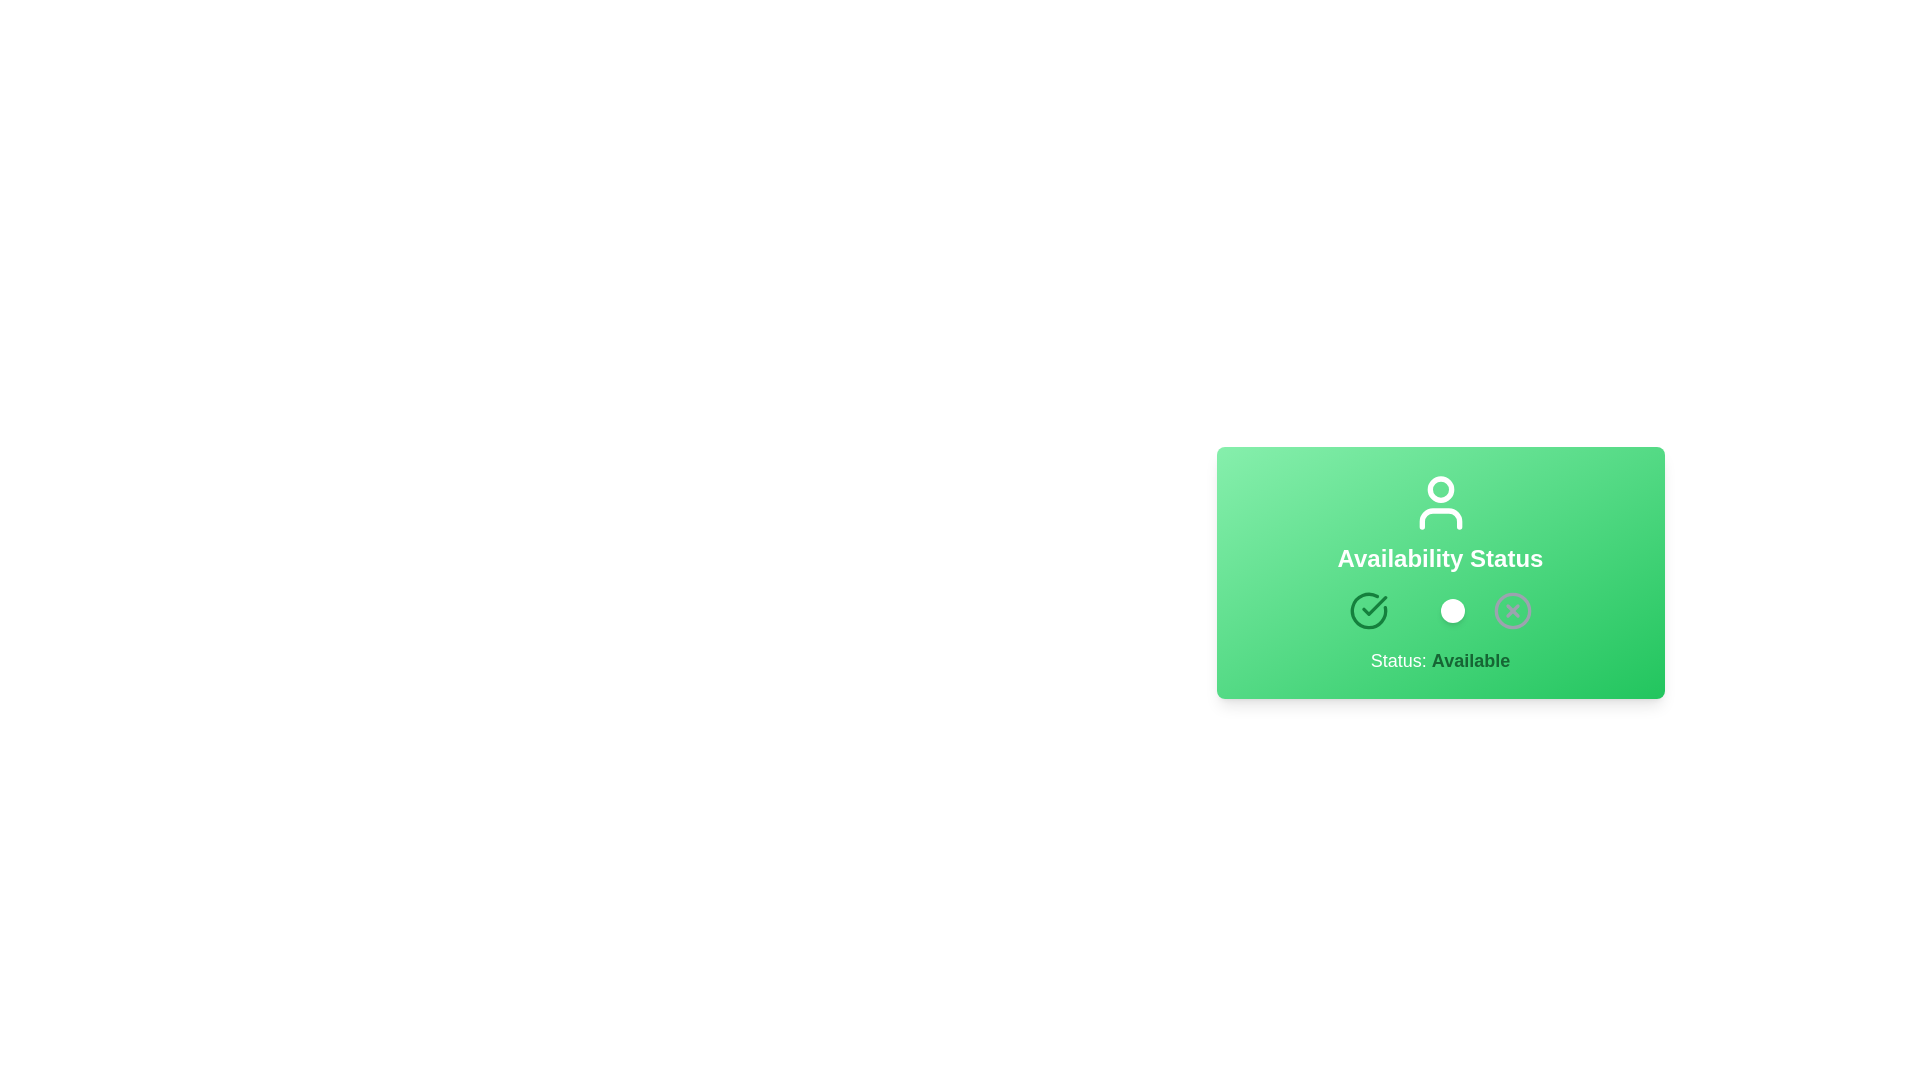  What do you see at coordinates (1471, 660) in the screenshot?
I see `the text label that indicates the current availability status, which displays 'Available' and is styled distinctly within a green card interface` at bounding box center [1471, 660].